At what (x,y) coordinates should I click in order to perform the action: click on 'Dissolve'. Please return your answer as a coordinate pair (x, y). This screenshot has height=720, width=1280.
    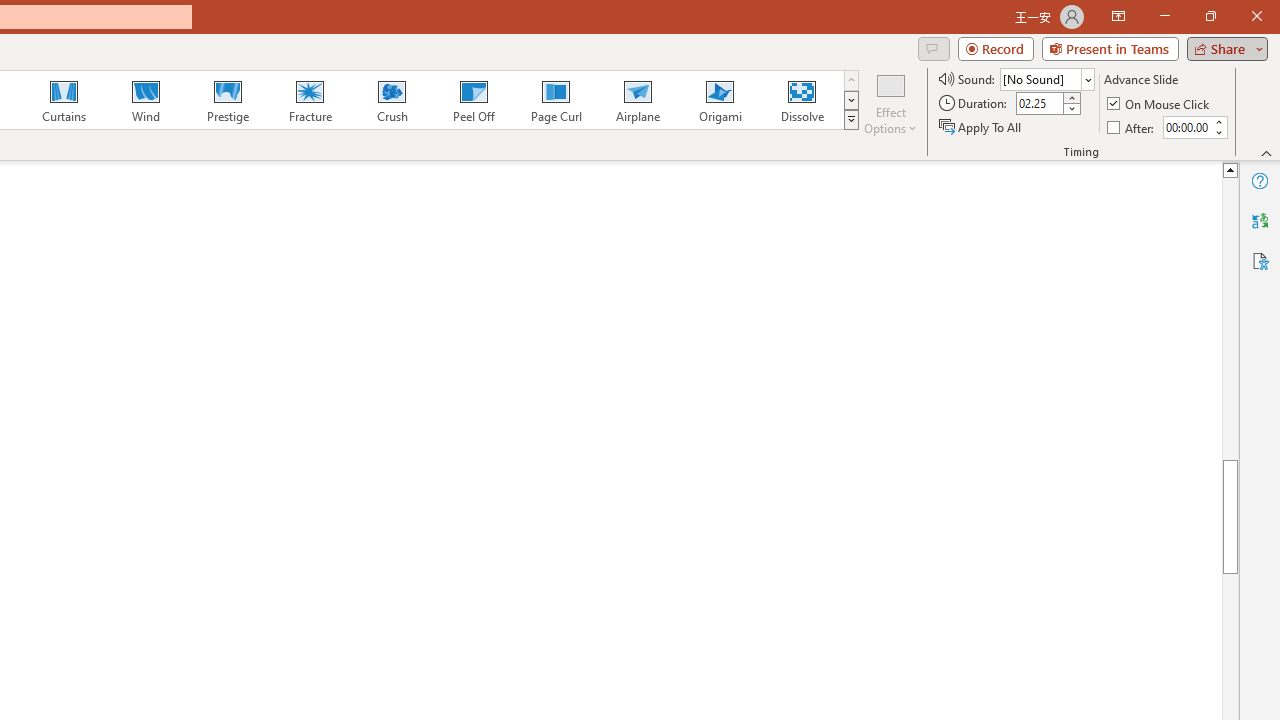
    Looking at the image, I should click on (802, 100).